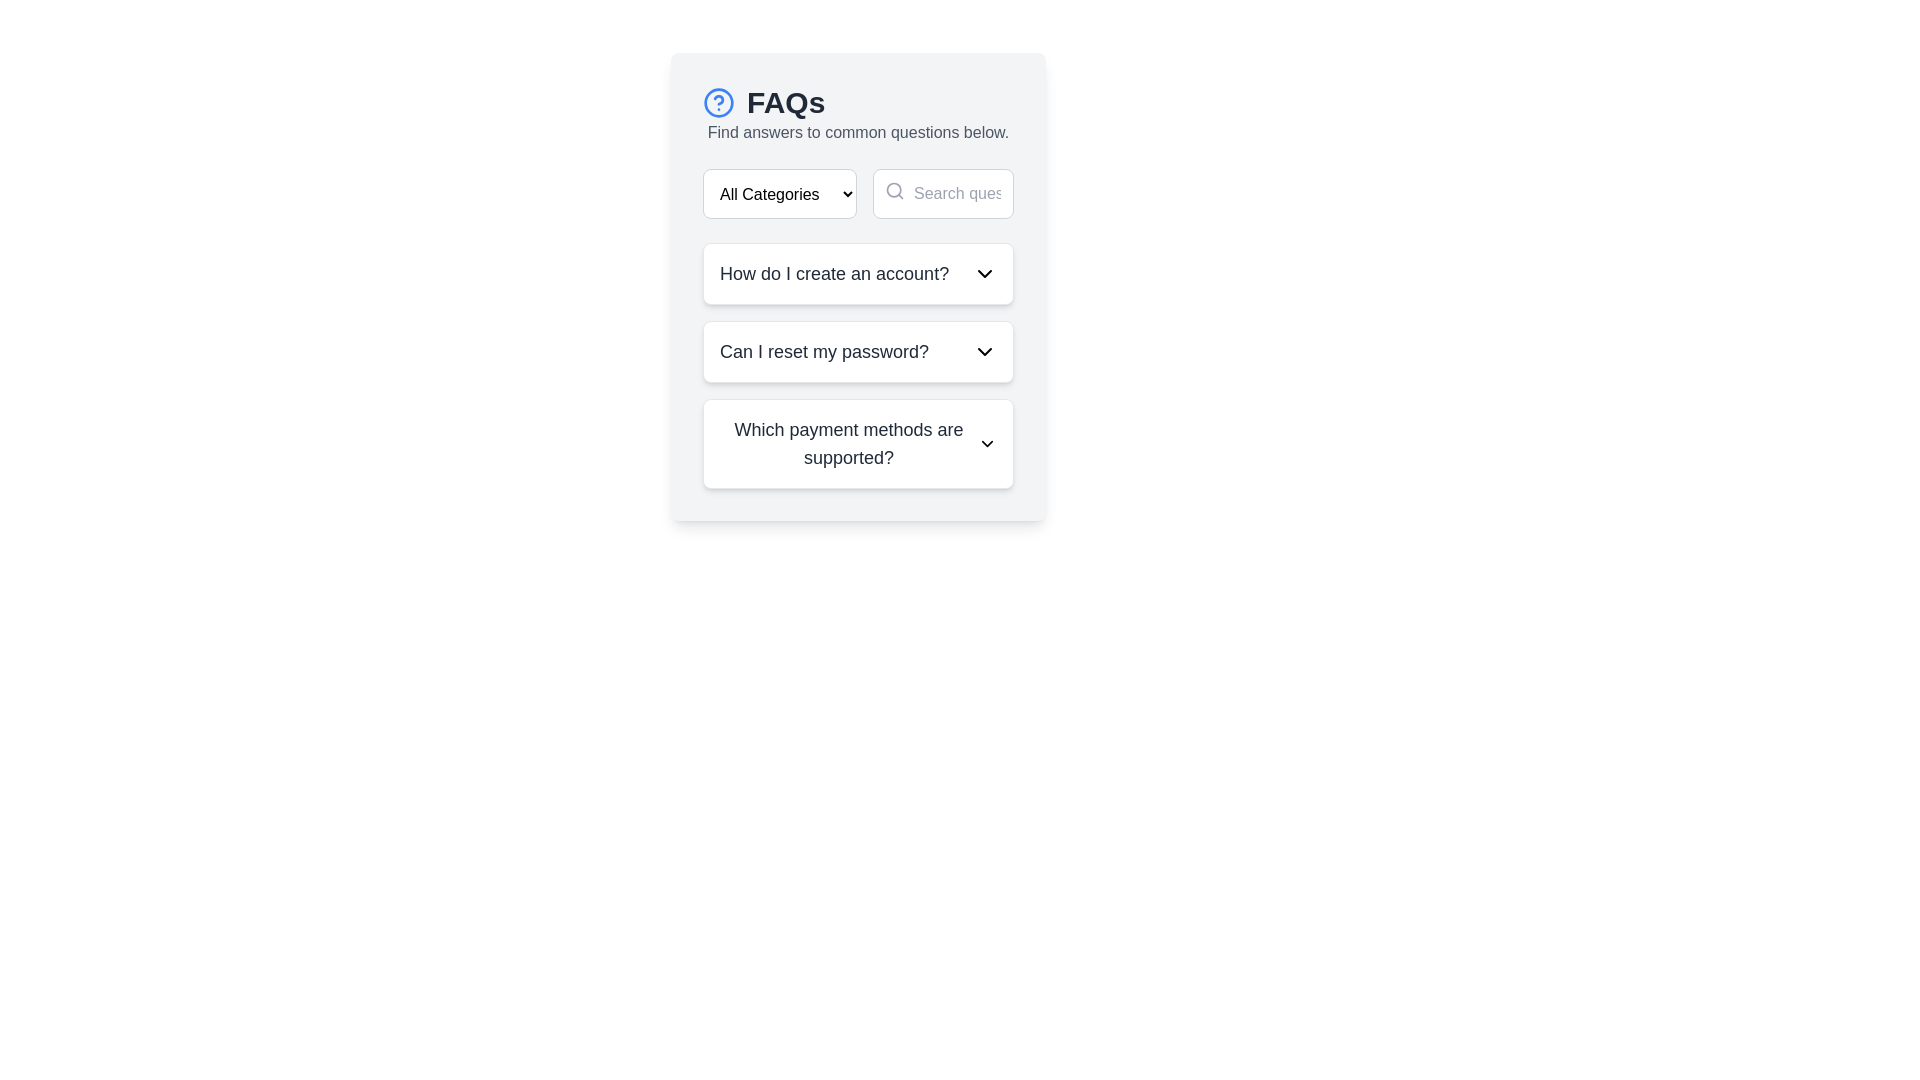 Image resolution: width=1920 pixels, height=1080 pixels. What do you see at coordinates (858, 273) in the screenshot?
I see `the first question in the FAQ panel` at bounding box center [858, 273].